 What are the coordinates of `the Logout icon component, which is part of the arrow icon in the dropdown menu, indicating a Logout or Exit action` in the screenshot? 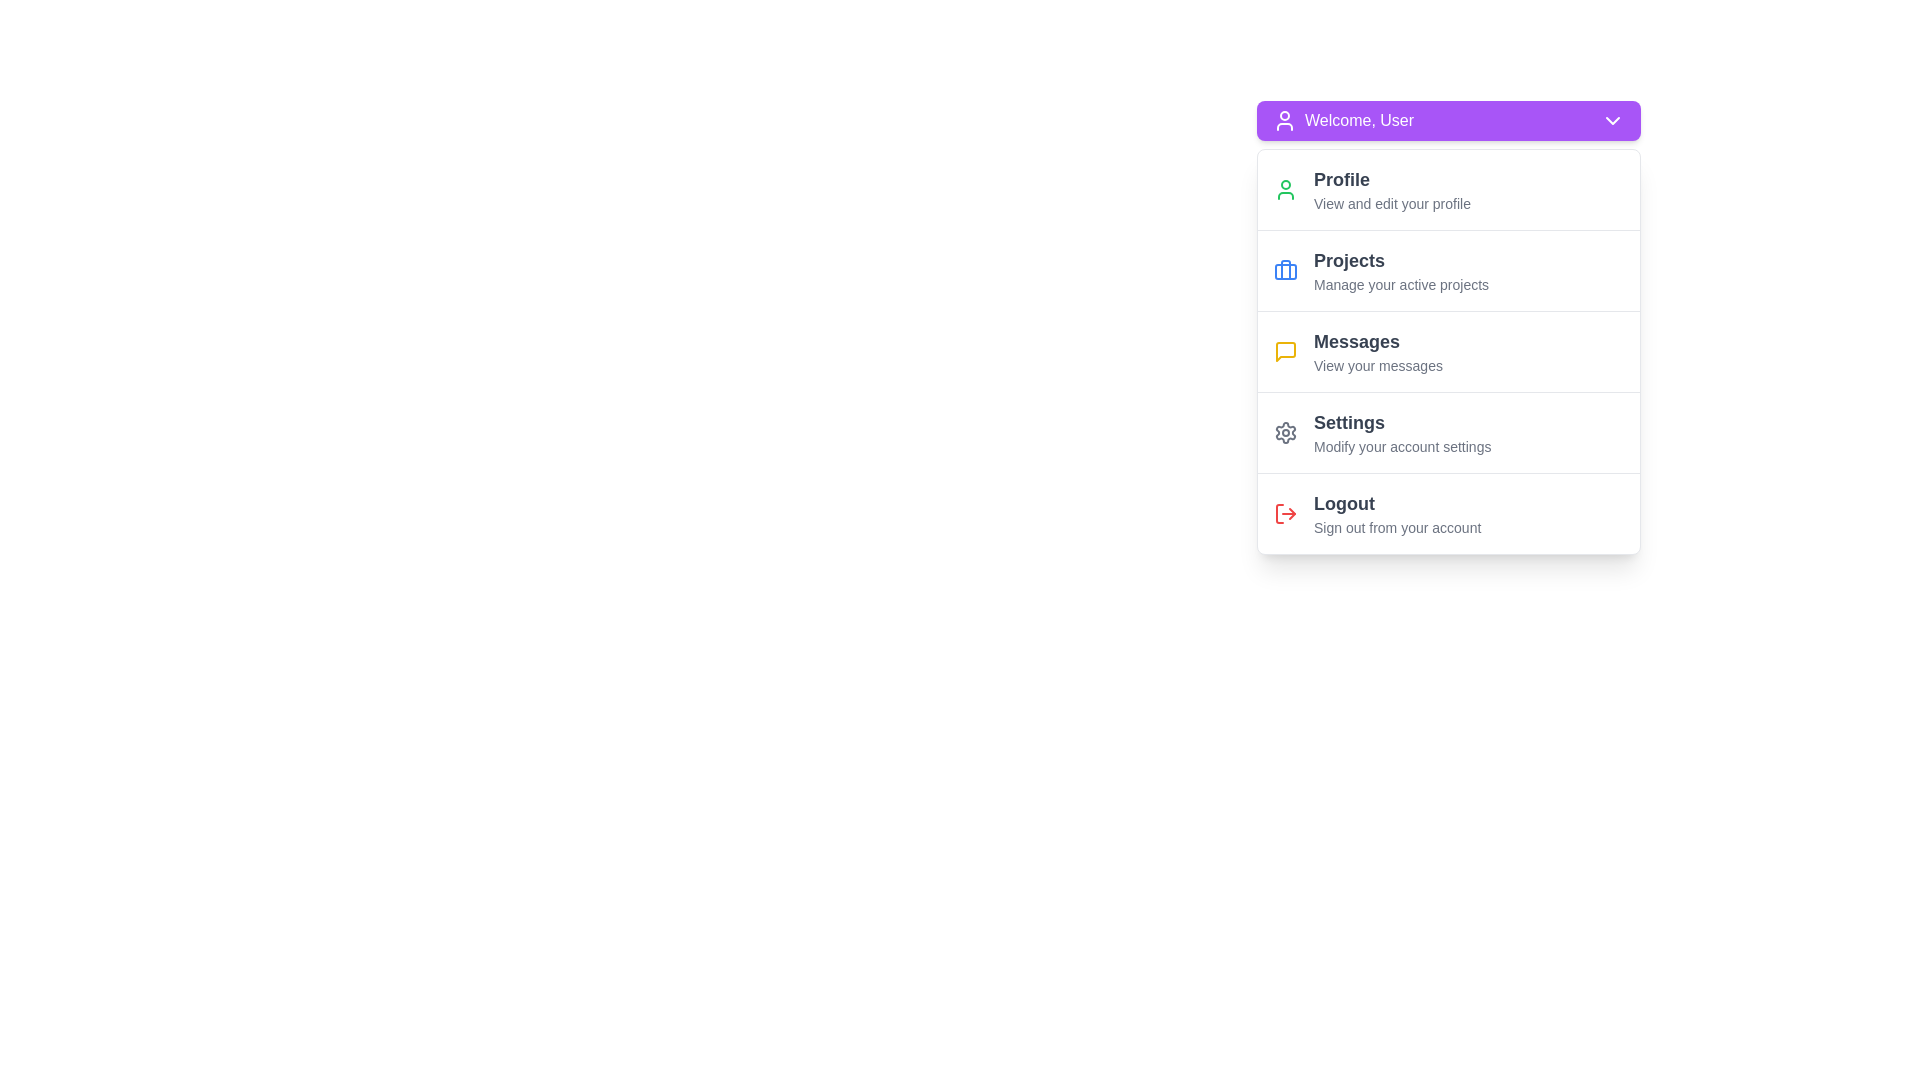 It's located at (1292, 512).